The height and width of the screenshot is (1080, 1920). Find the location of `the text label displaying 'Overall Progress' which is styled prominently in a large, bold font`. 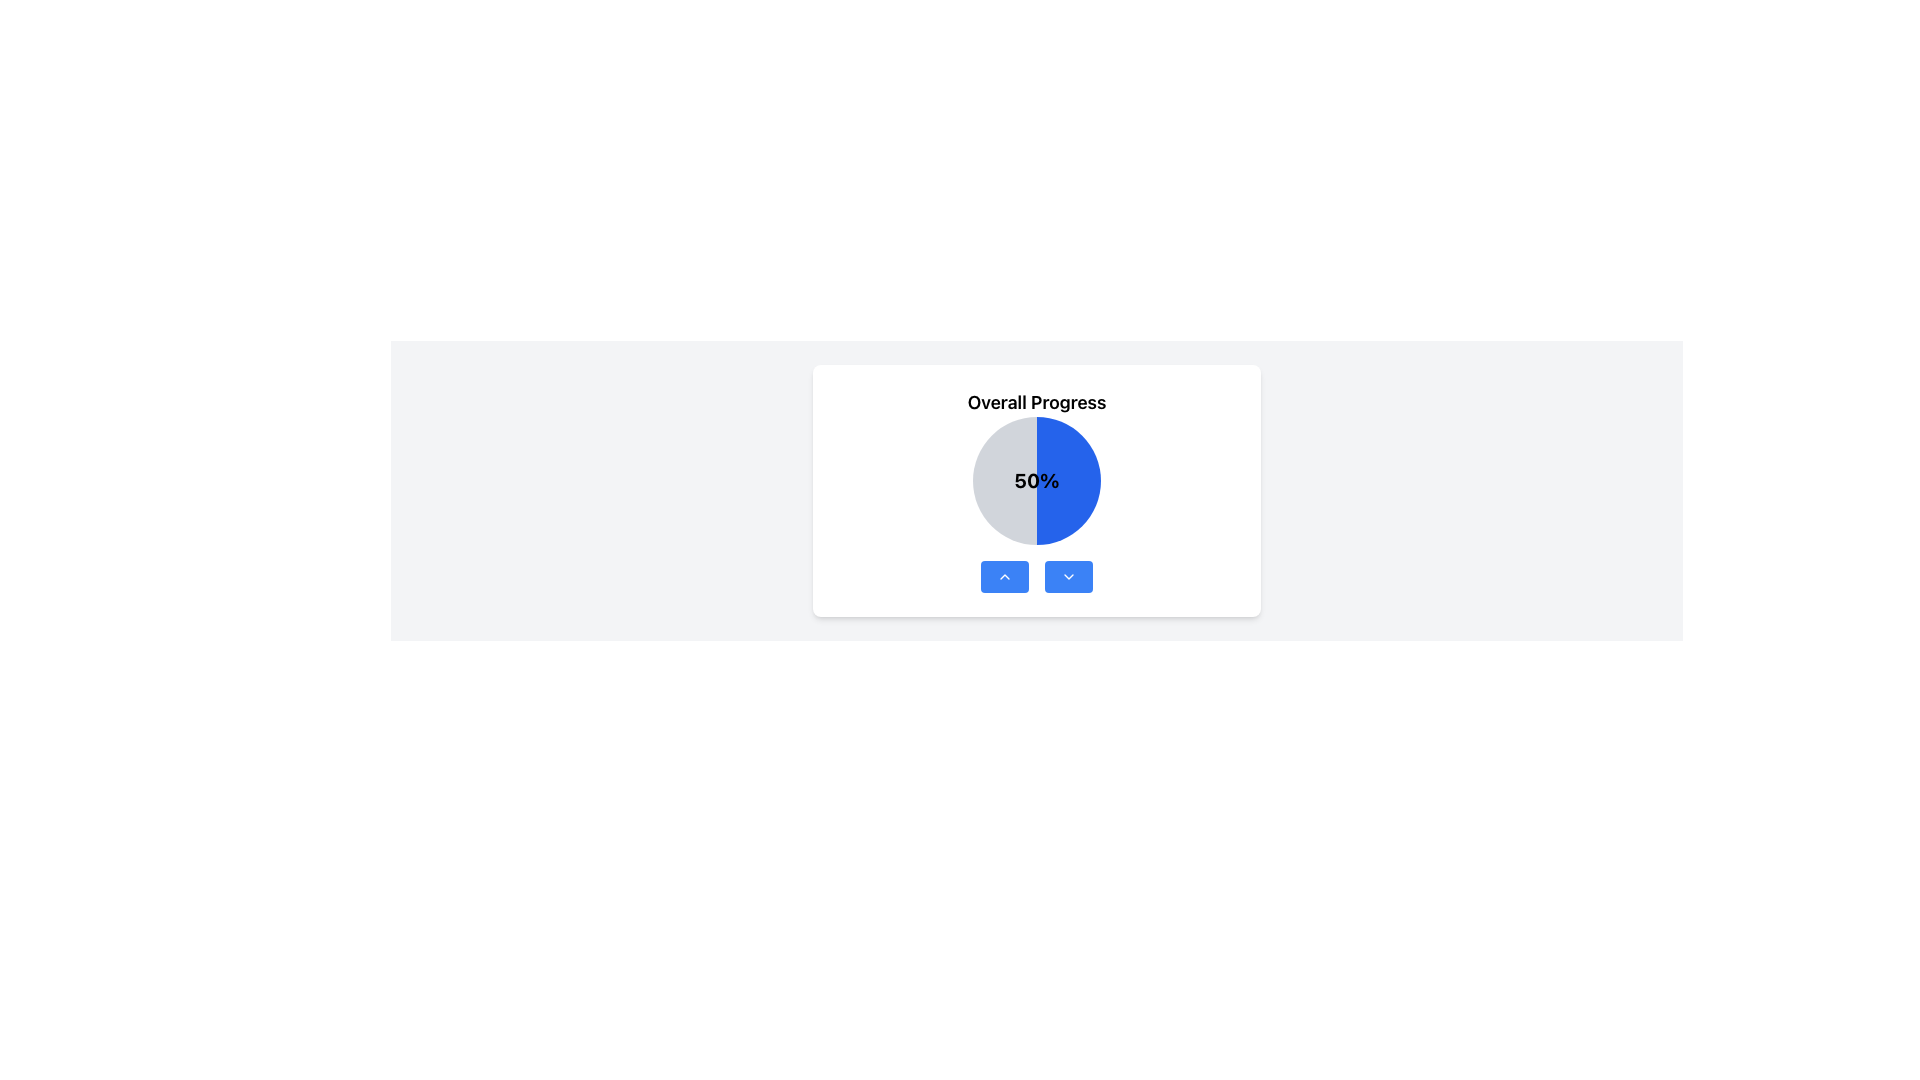

the text label displaying 'Overall Progress' which is styled prominently in a large, bold font is located at coordinates (1036, 402).